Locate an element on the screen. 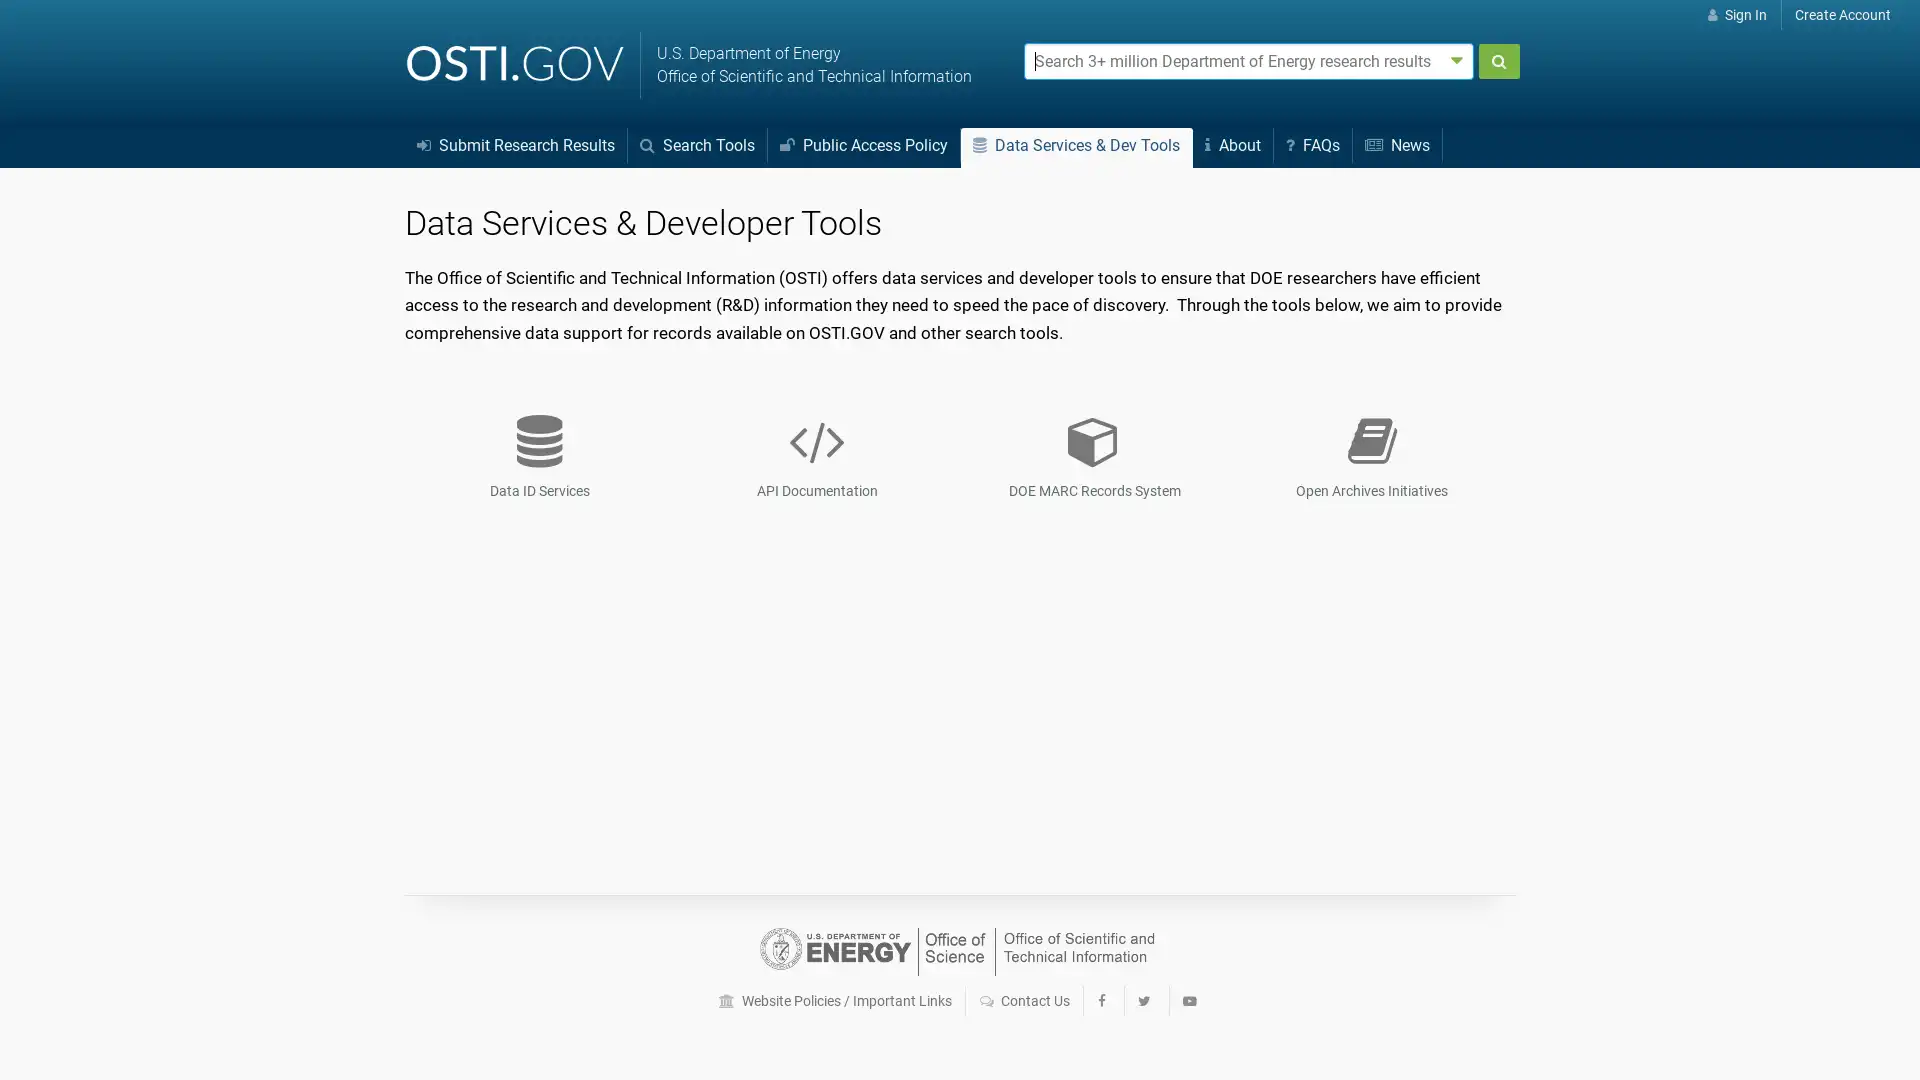 This screenshot has height=1080, width=1920. Open the advanced search options is located at coordinates (1457, 59).